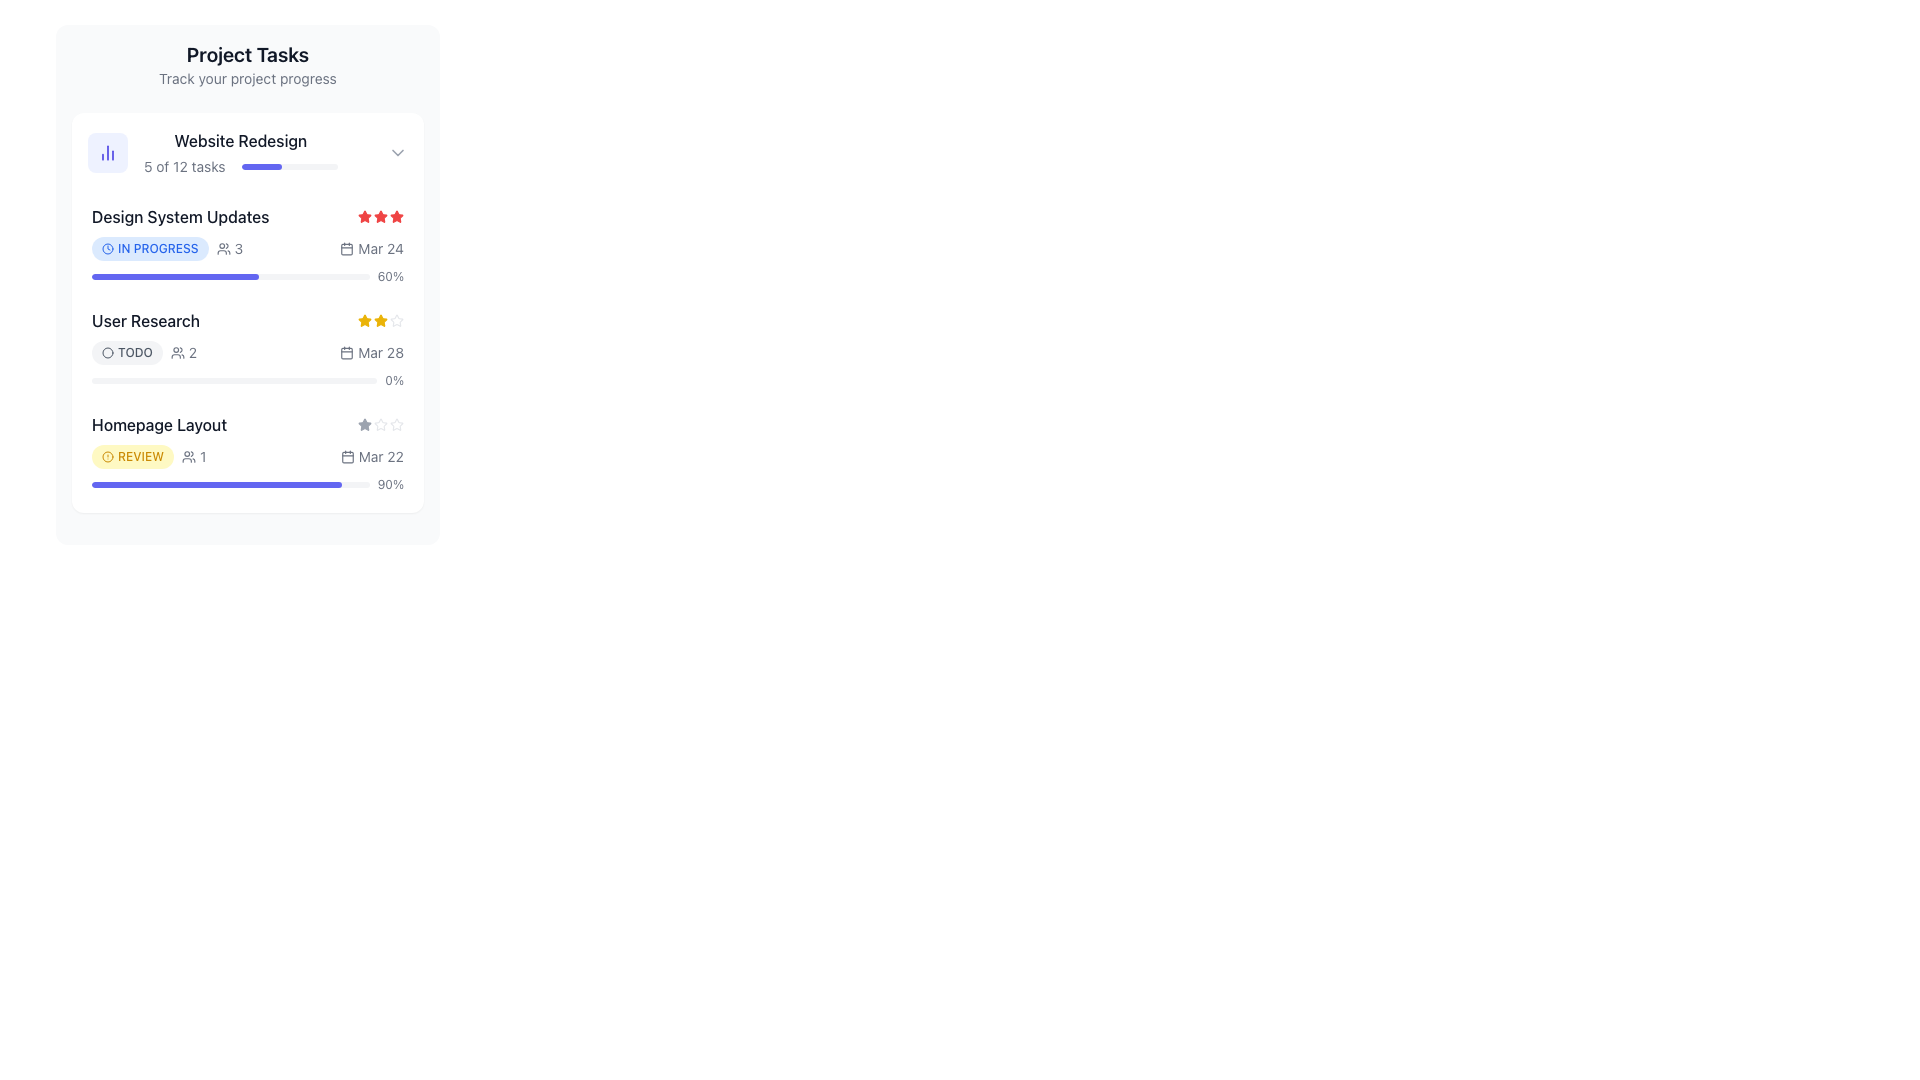 This screenshot has width=1920, height=1080. Describe the element at coordinates (372, 352) in the screenshot. I see `the Date display element that represents the due date for the 'User Research' task, located in the third section of the task list card, at the right side of the row` at that location.